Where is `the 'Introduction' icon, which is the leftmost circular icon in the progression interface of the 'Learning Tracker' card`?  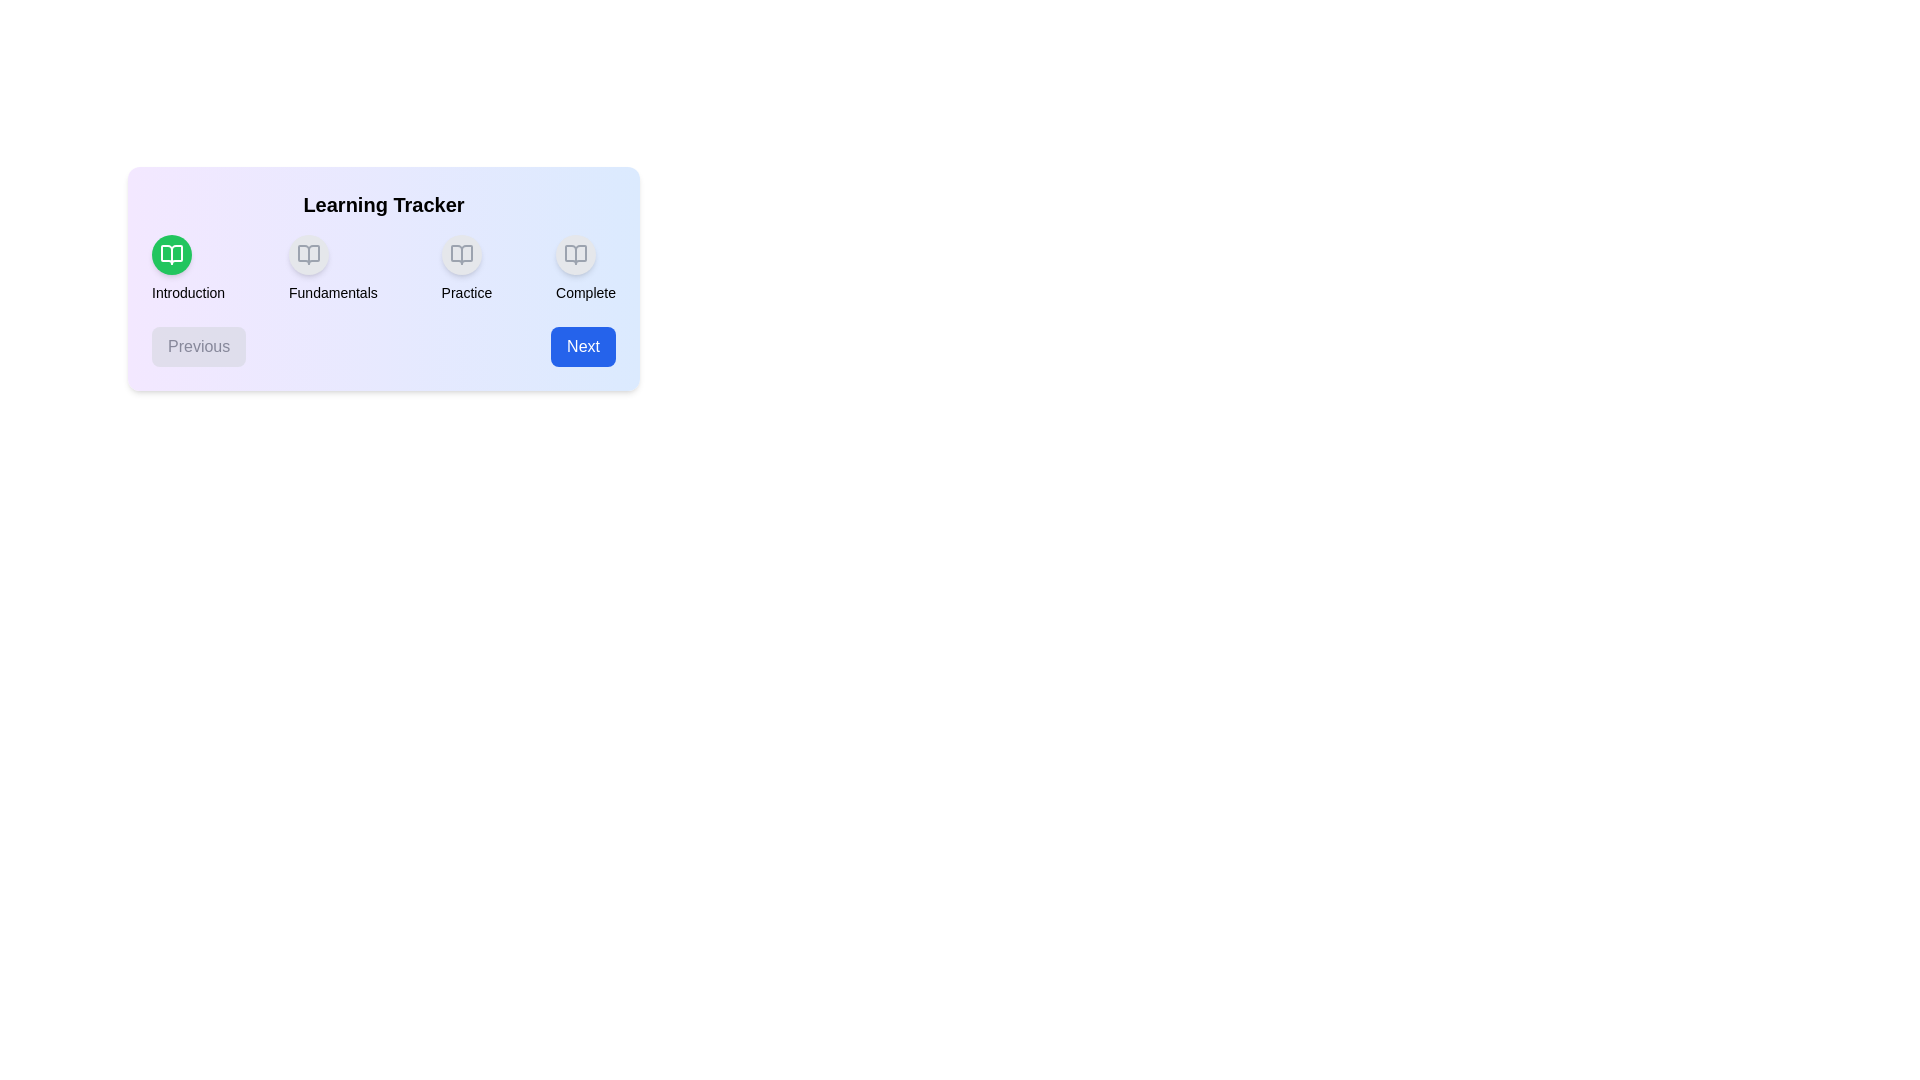
the 'Introduction' icon, which is the leftmost circular icon in the progression interface of the 'Learning Tracker' card is located at coordinates (172, 253).